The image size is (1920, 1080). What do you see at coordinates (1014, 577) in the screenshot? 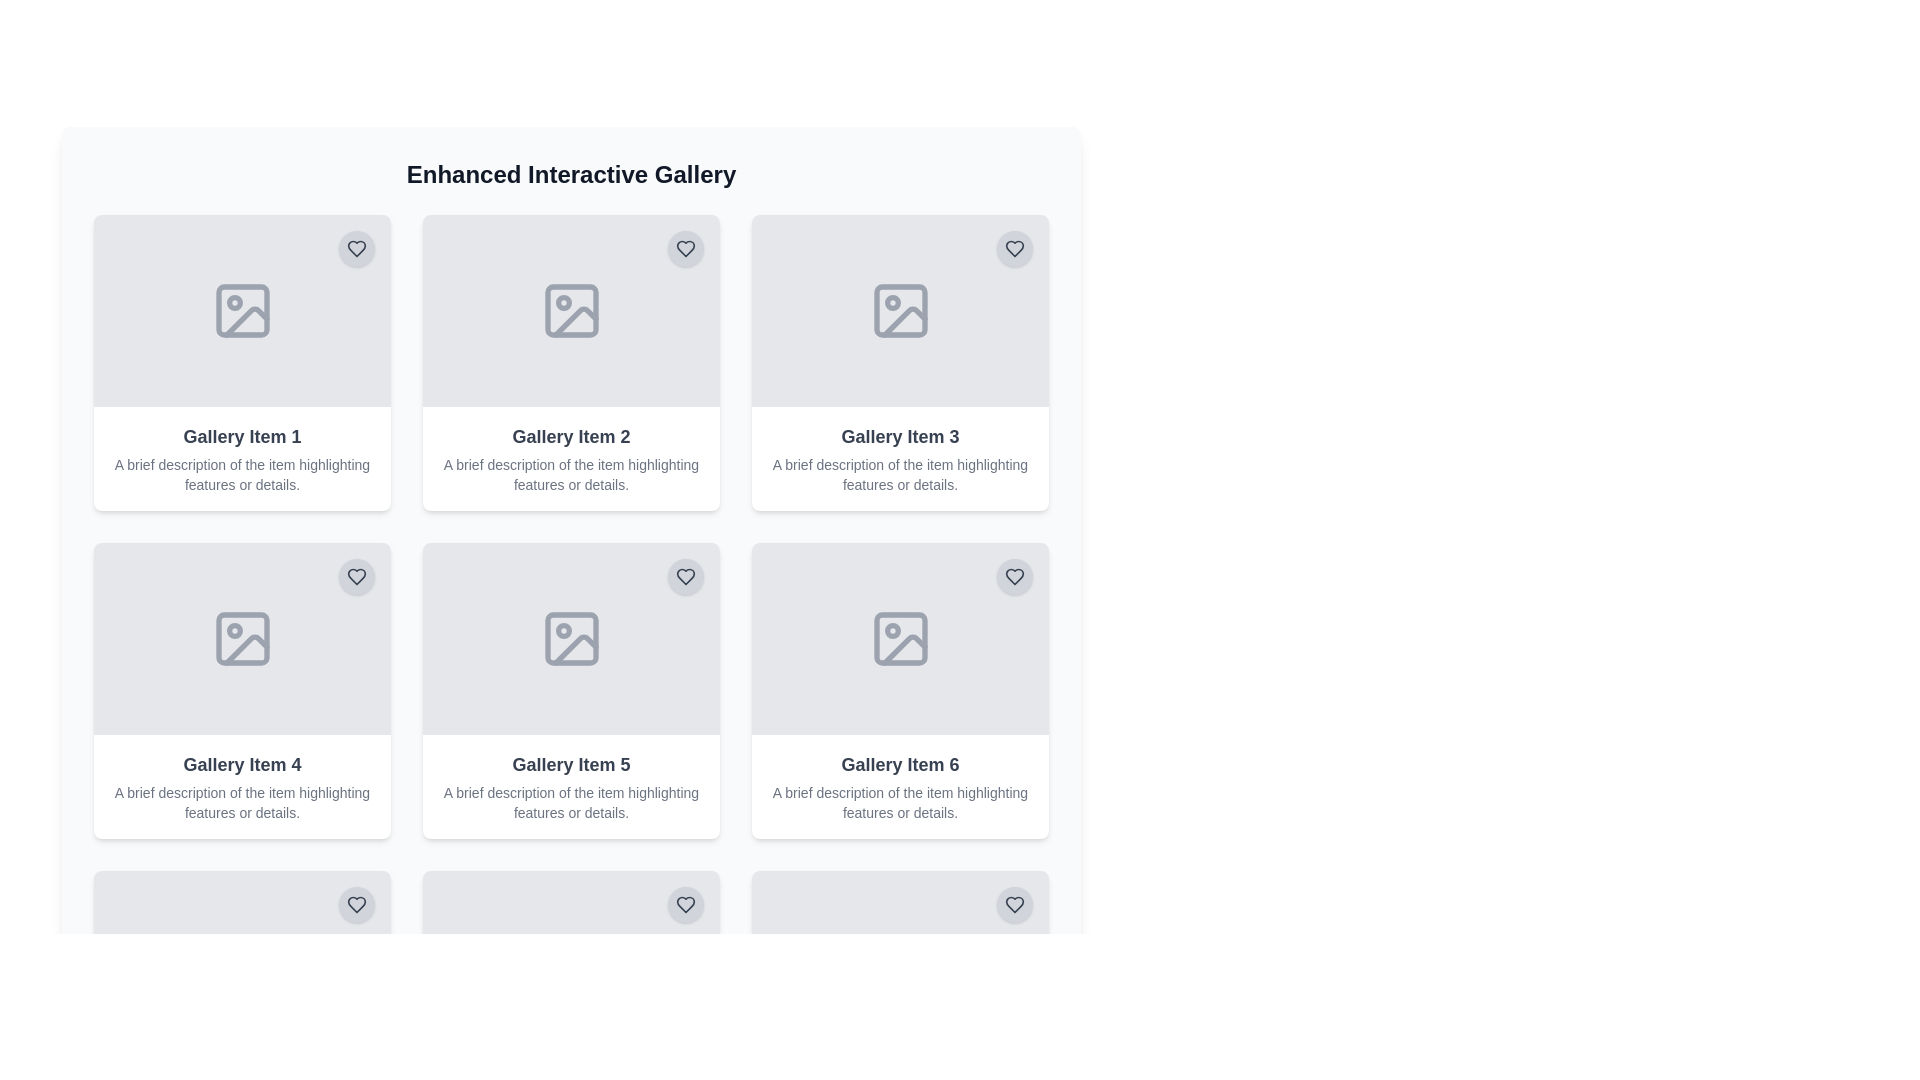
I see `the circular button with a gray background and heart icon` at bounding box center [1014, 577].